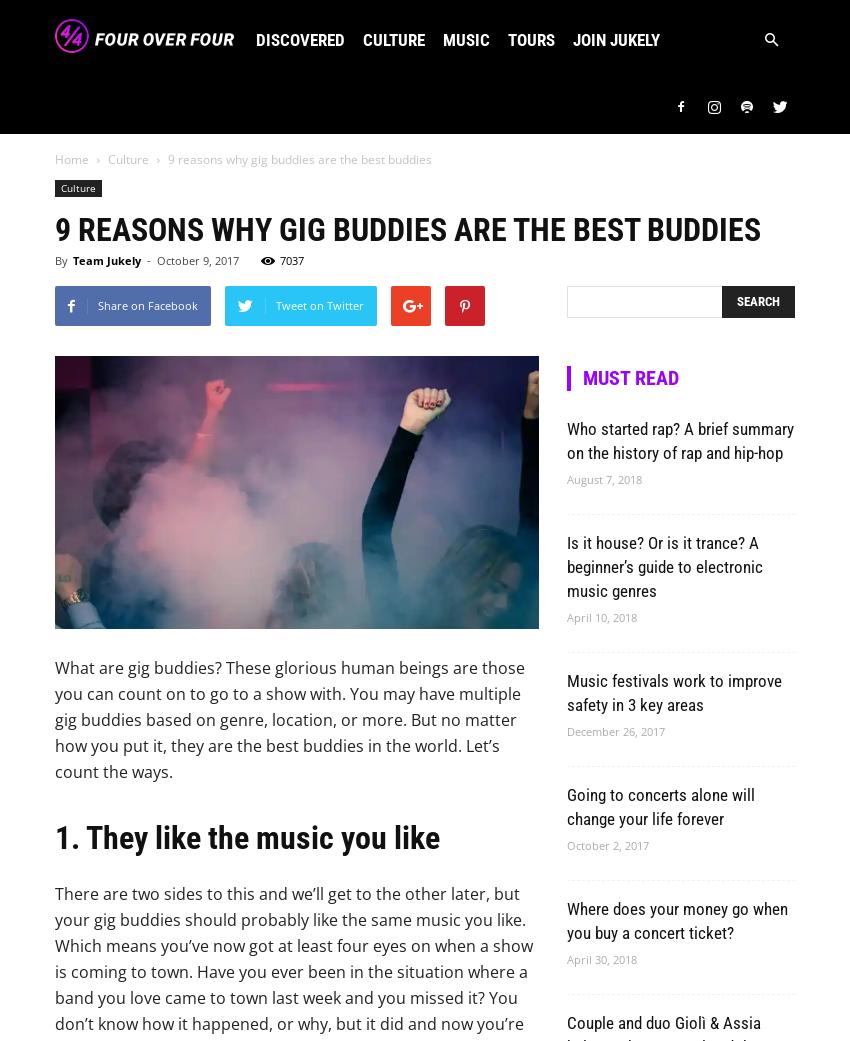 This screenshot has width=850, height=1041. I want to click on '-', so click(147, 259).